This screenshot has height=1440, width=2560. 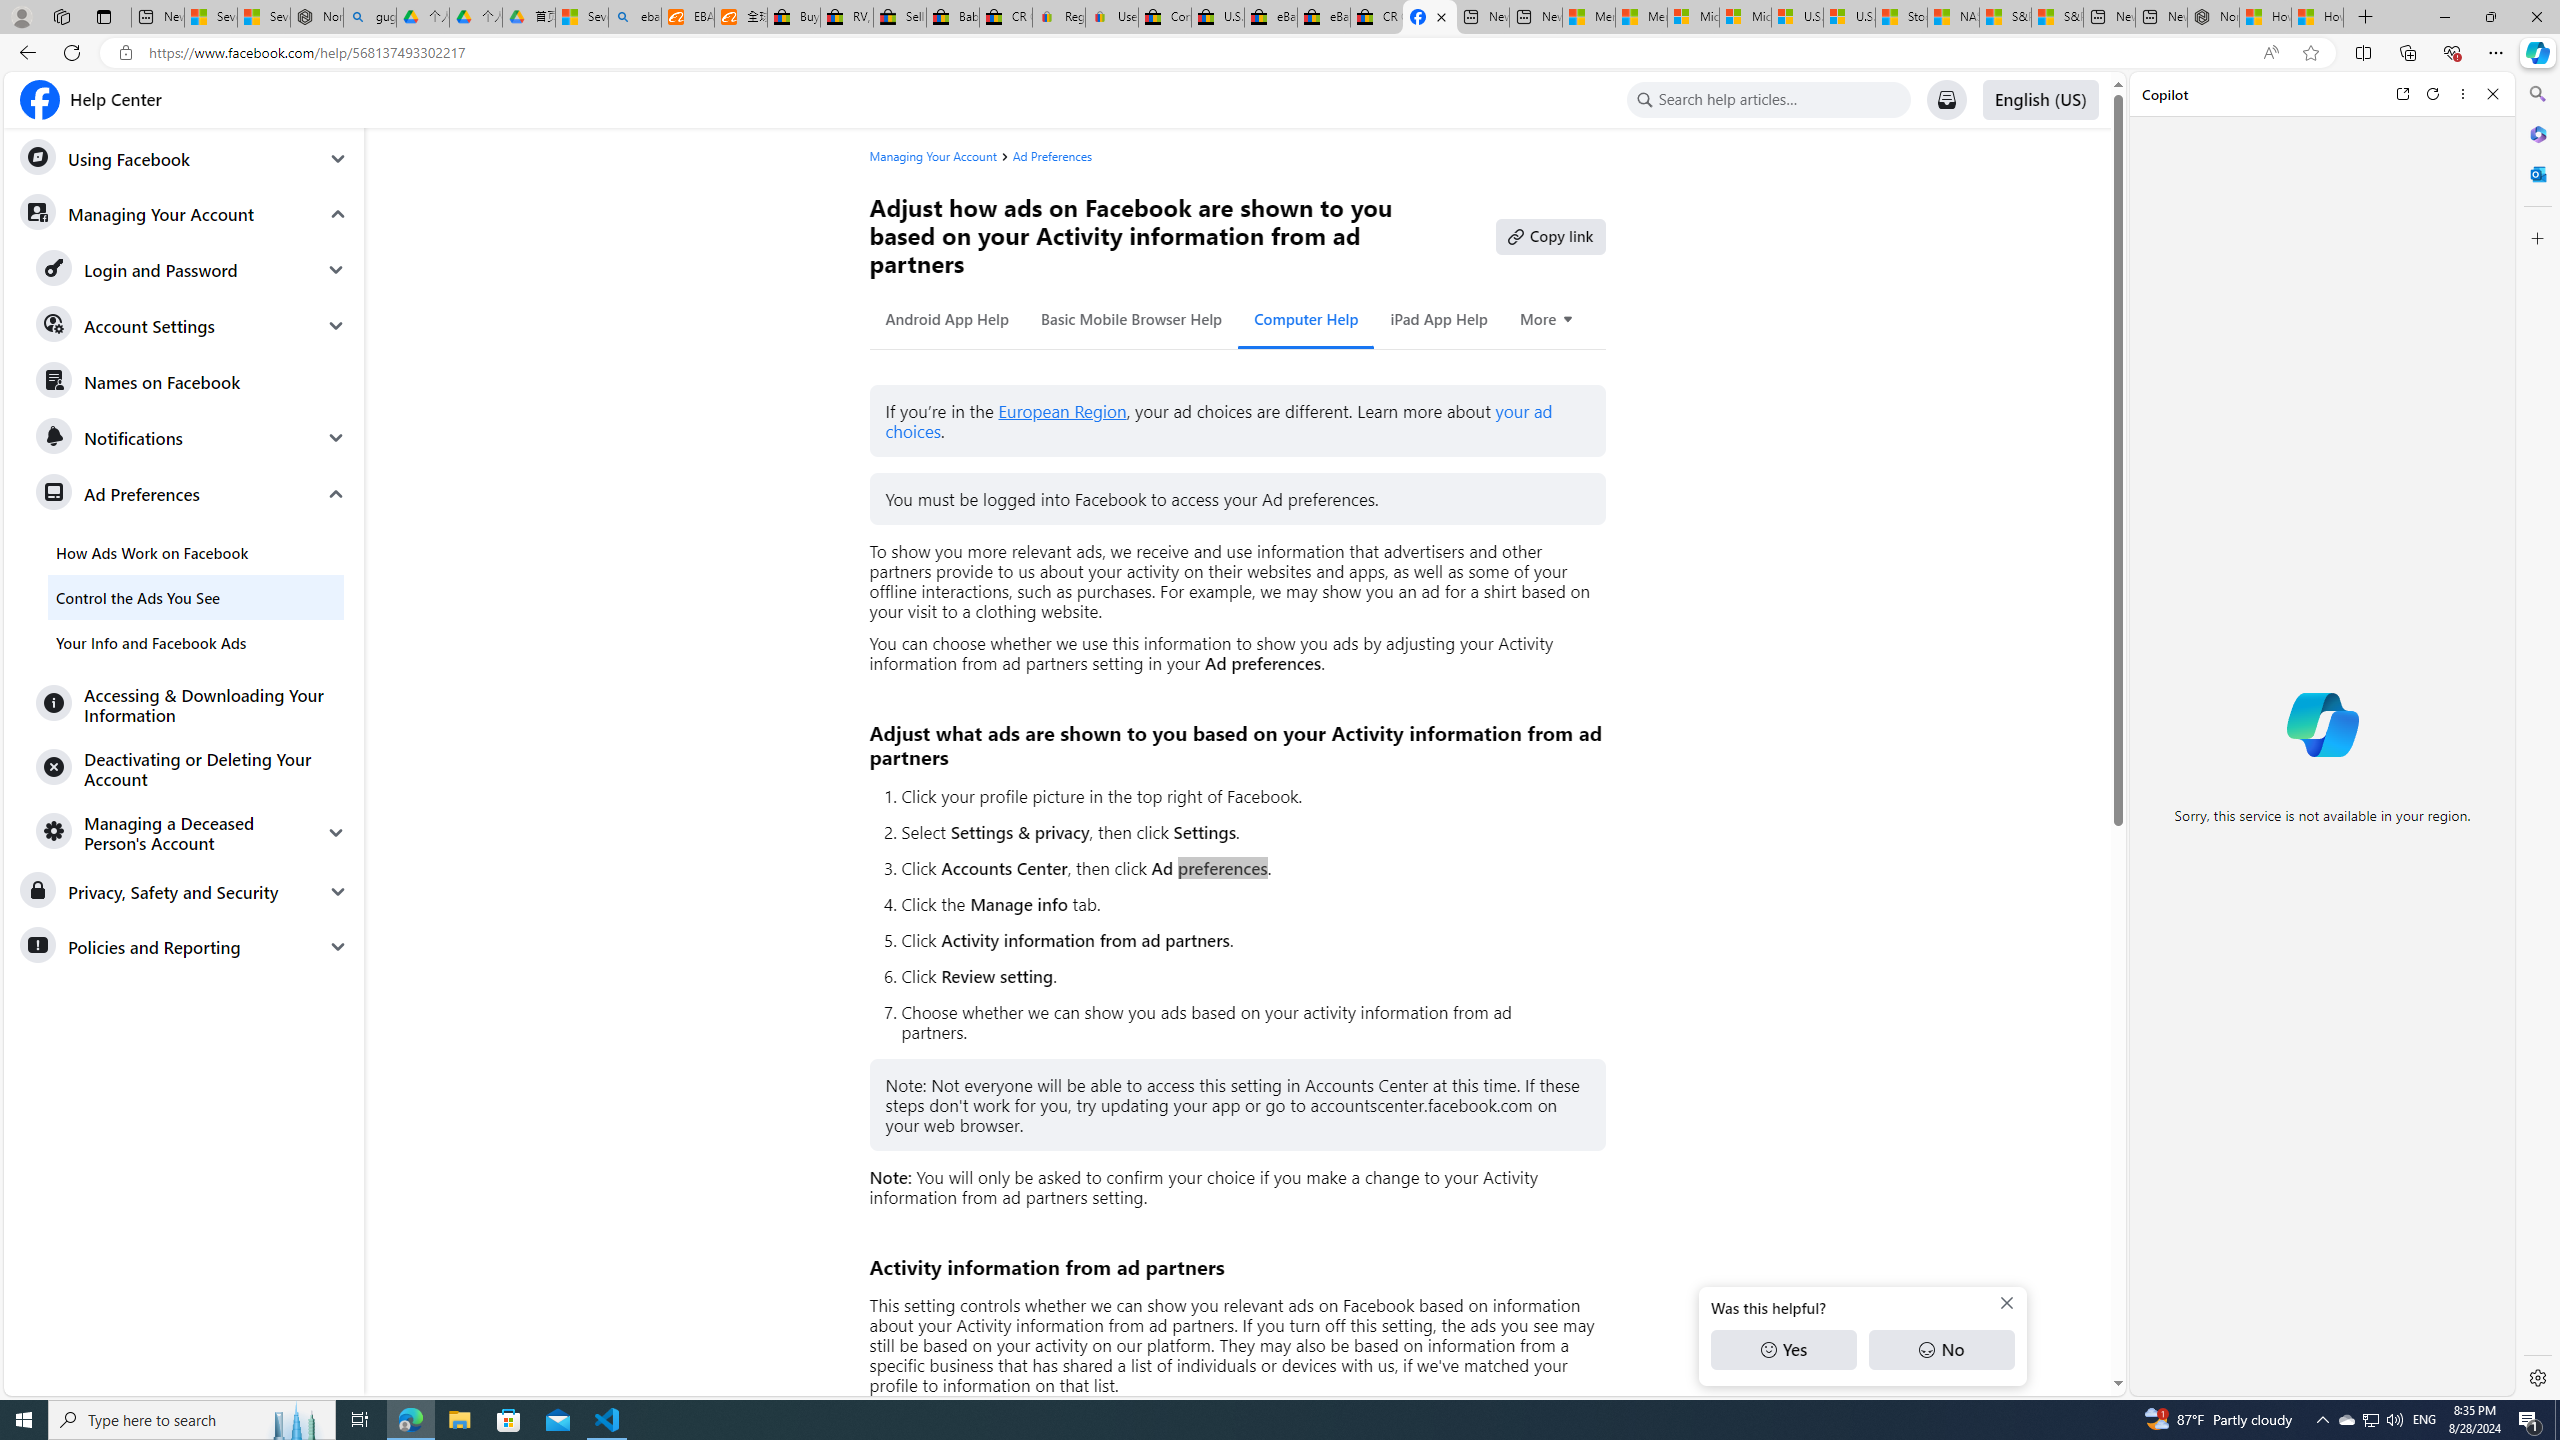 I want to click on 'Yes', so click(x=1782, y=1349).